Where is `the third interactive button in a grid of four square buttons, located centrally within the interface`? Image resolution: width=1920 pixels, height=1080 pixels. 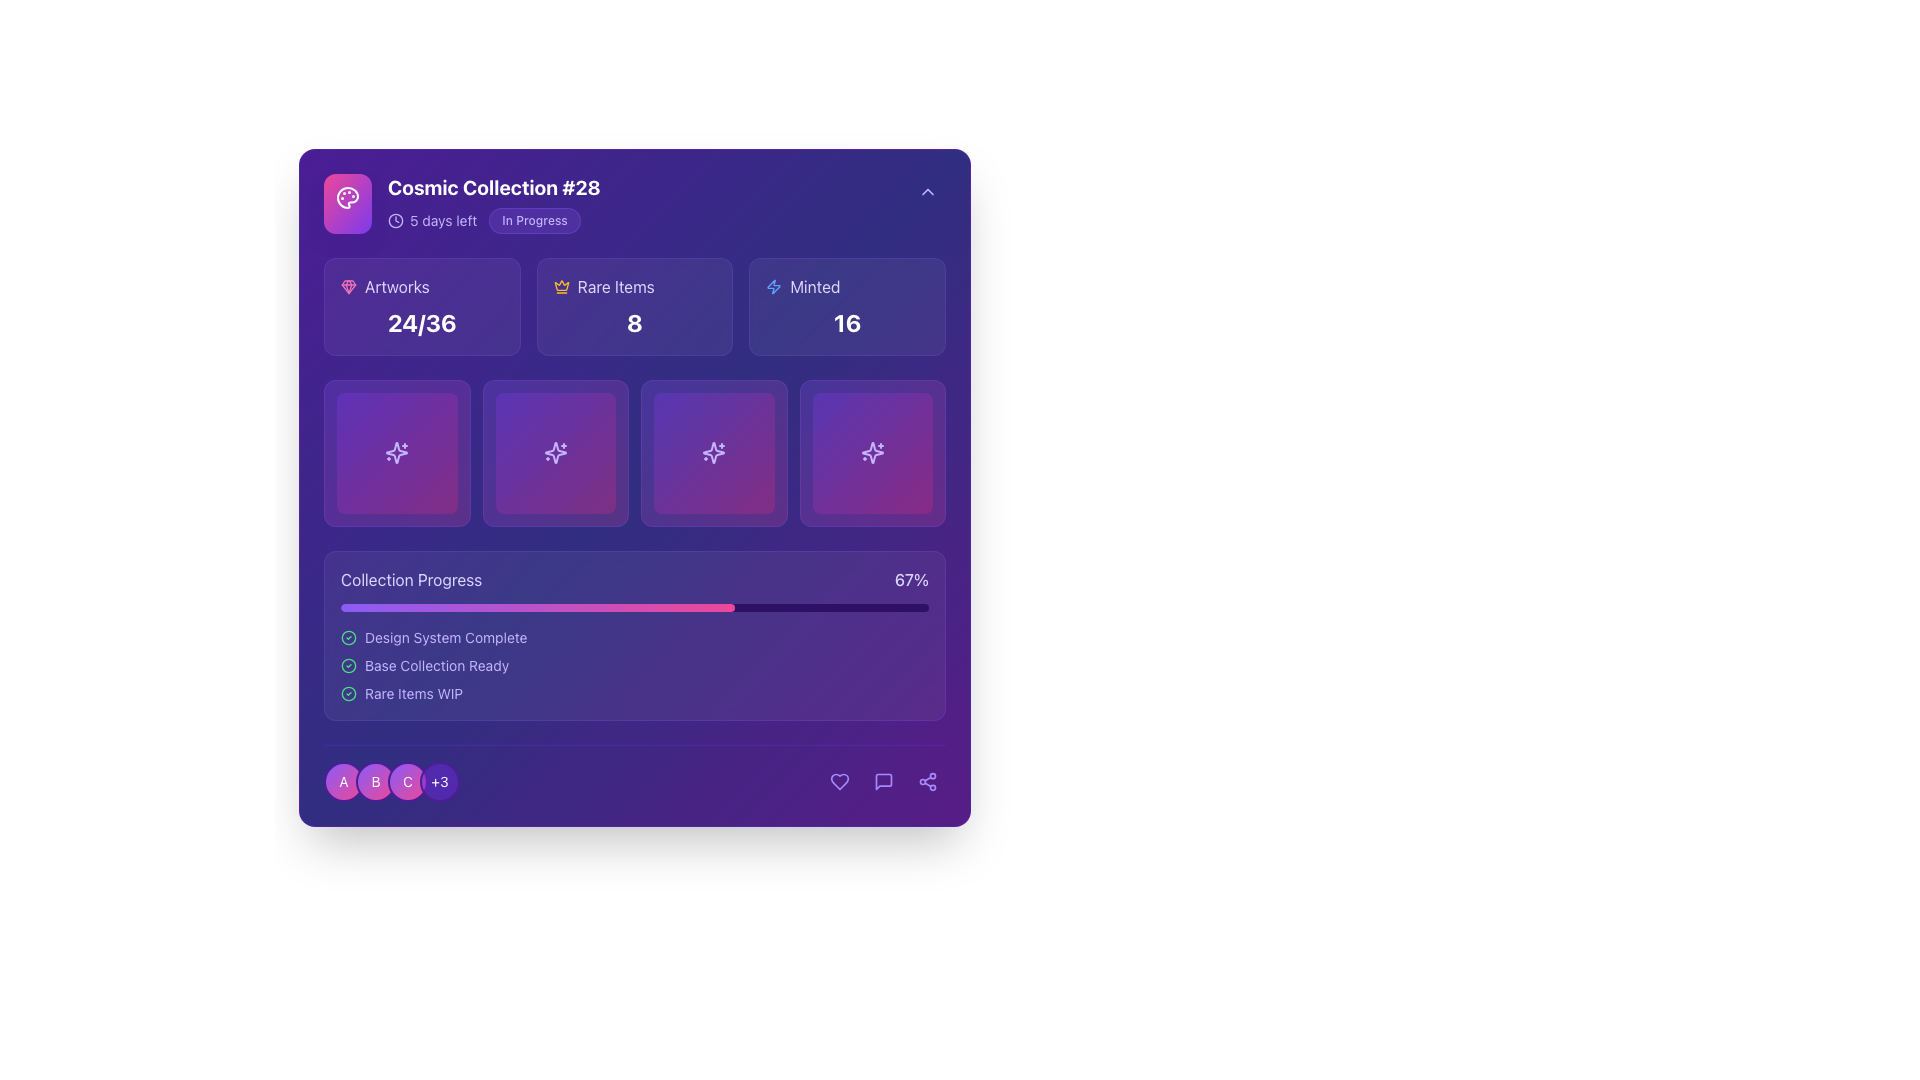
the third interactive button in a grid of four square buttons, located centrally within the interface is located at coordinates (714, 453).